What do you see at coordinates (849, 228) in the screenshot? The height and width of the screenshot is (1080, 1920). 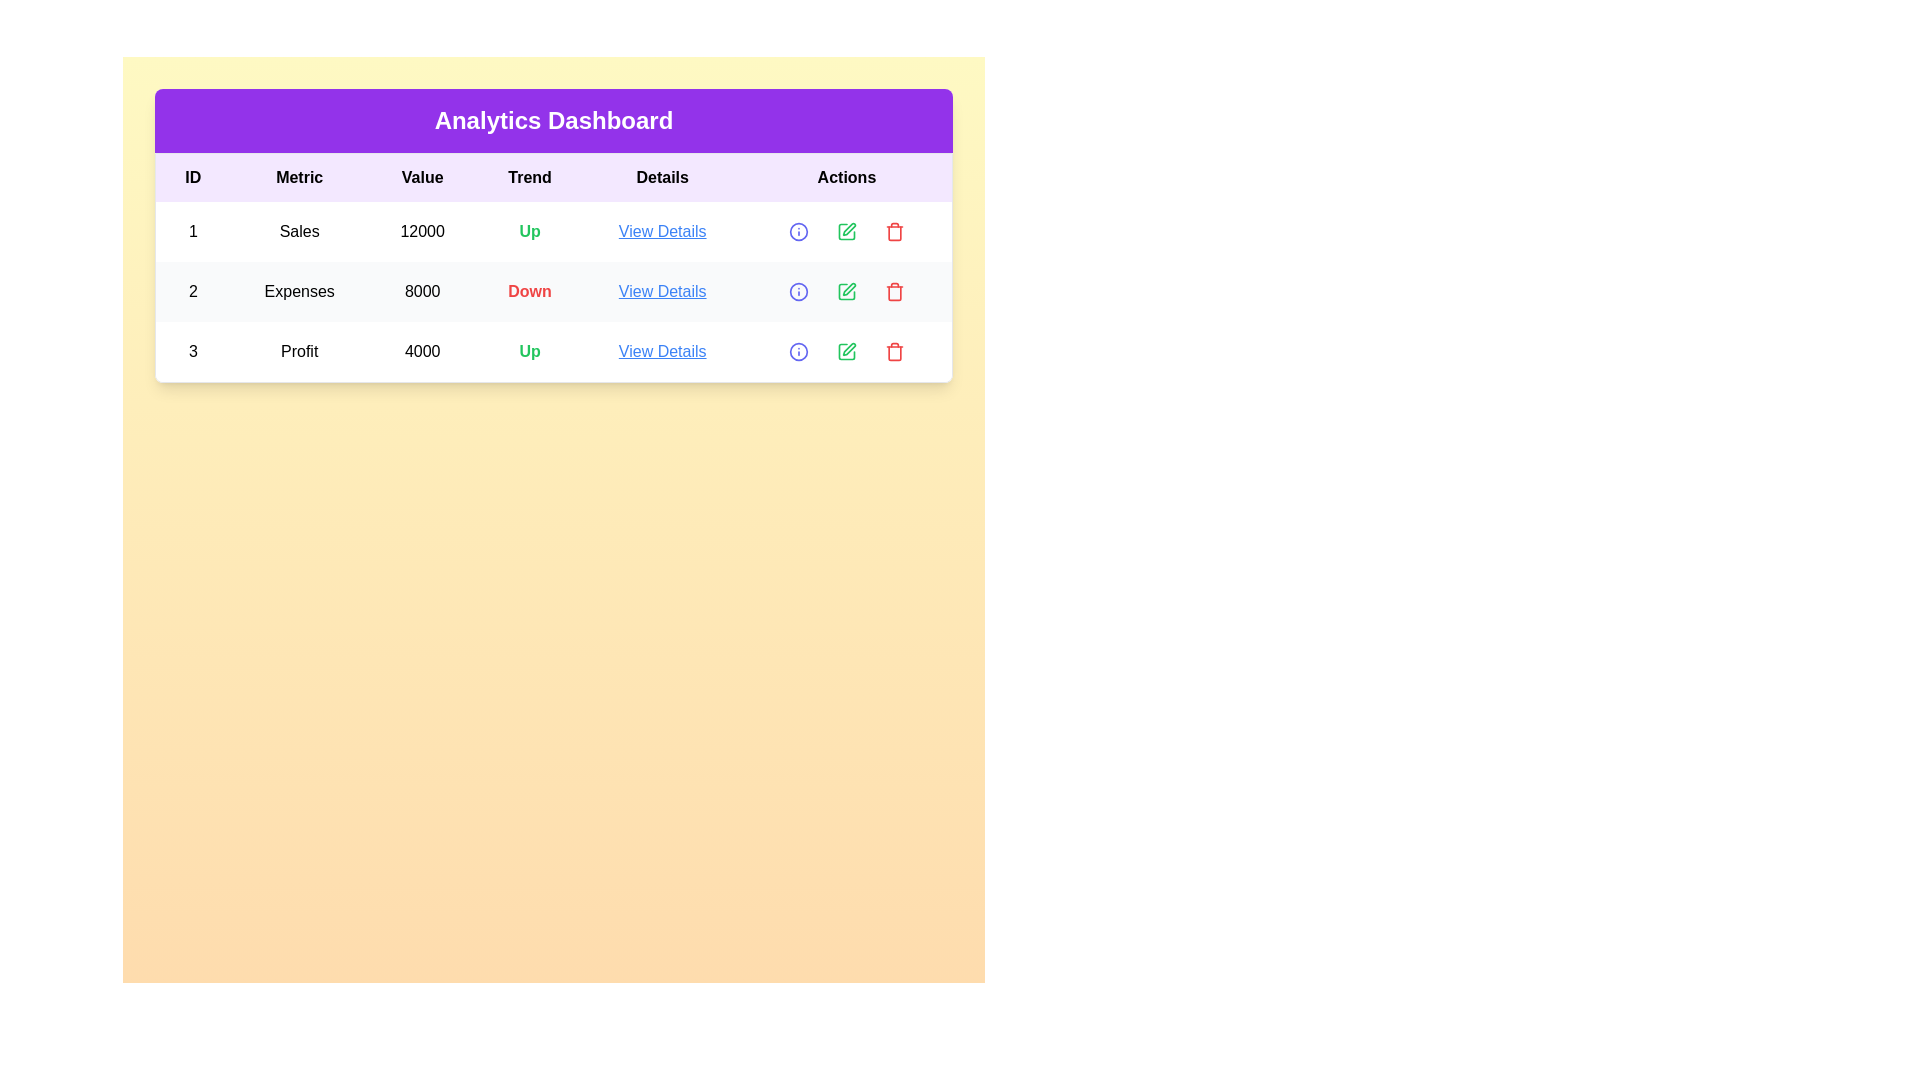 I see `the small green icon resembling a pen in the third row of the 'Actions' column` at bounding box center [849, 228].